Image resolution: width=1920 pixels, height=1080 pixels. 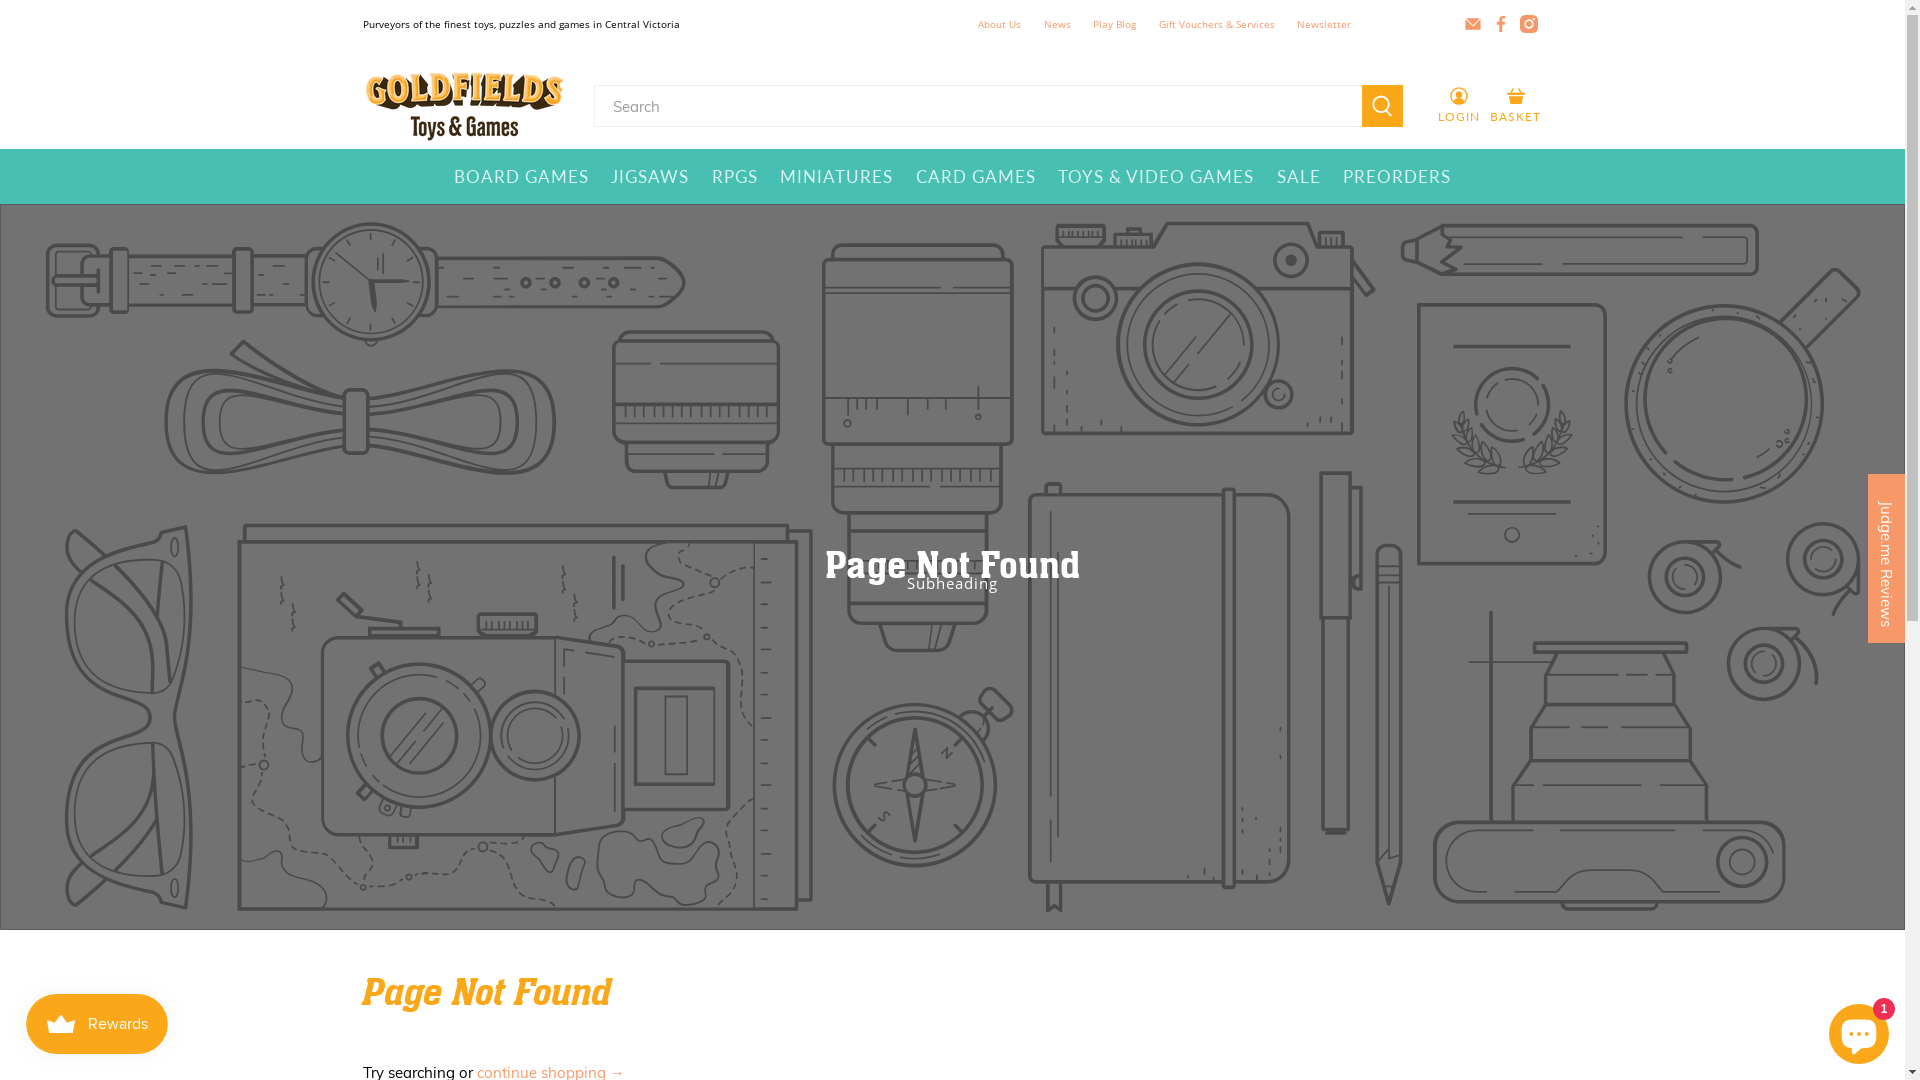 What do you see at coordinates (1459, 106) in the screenshot?
I see `'LOGIN'` at bounding box center [1459, 106].